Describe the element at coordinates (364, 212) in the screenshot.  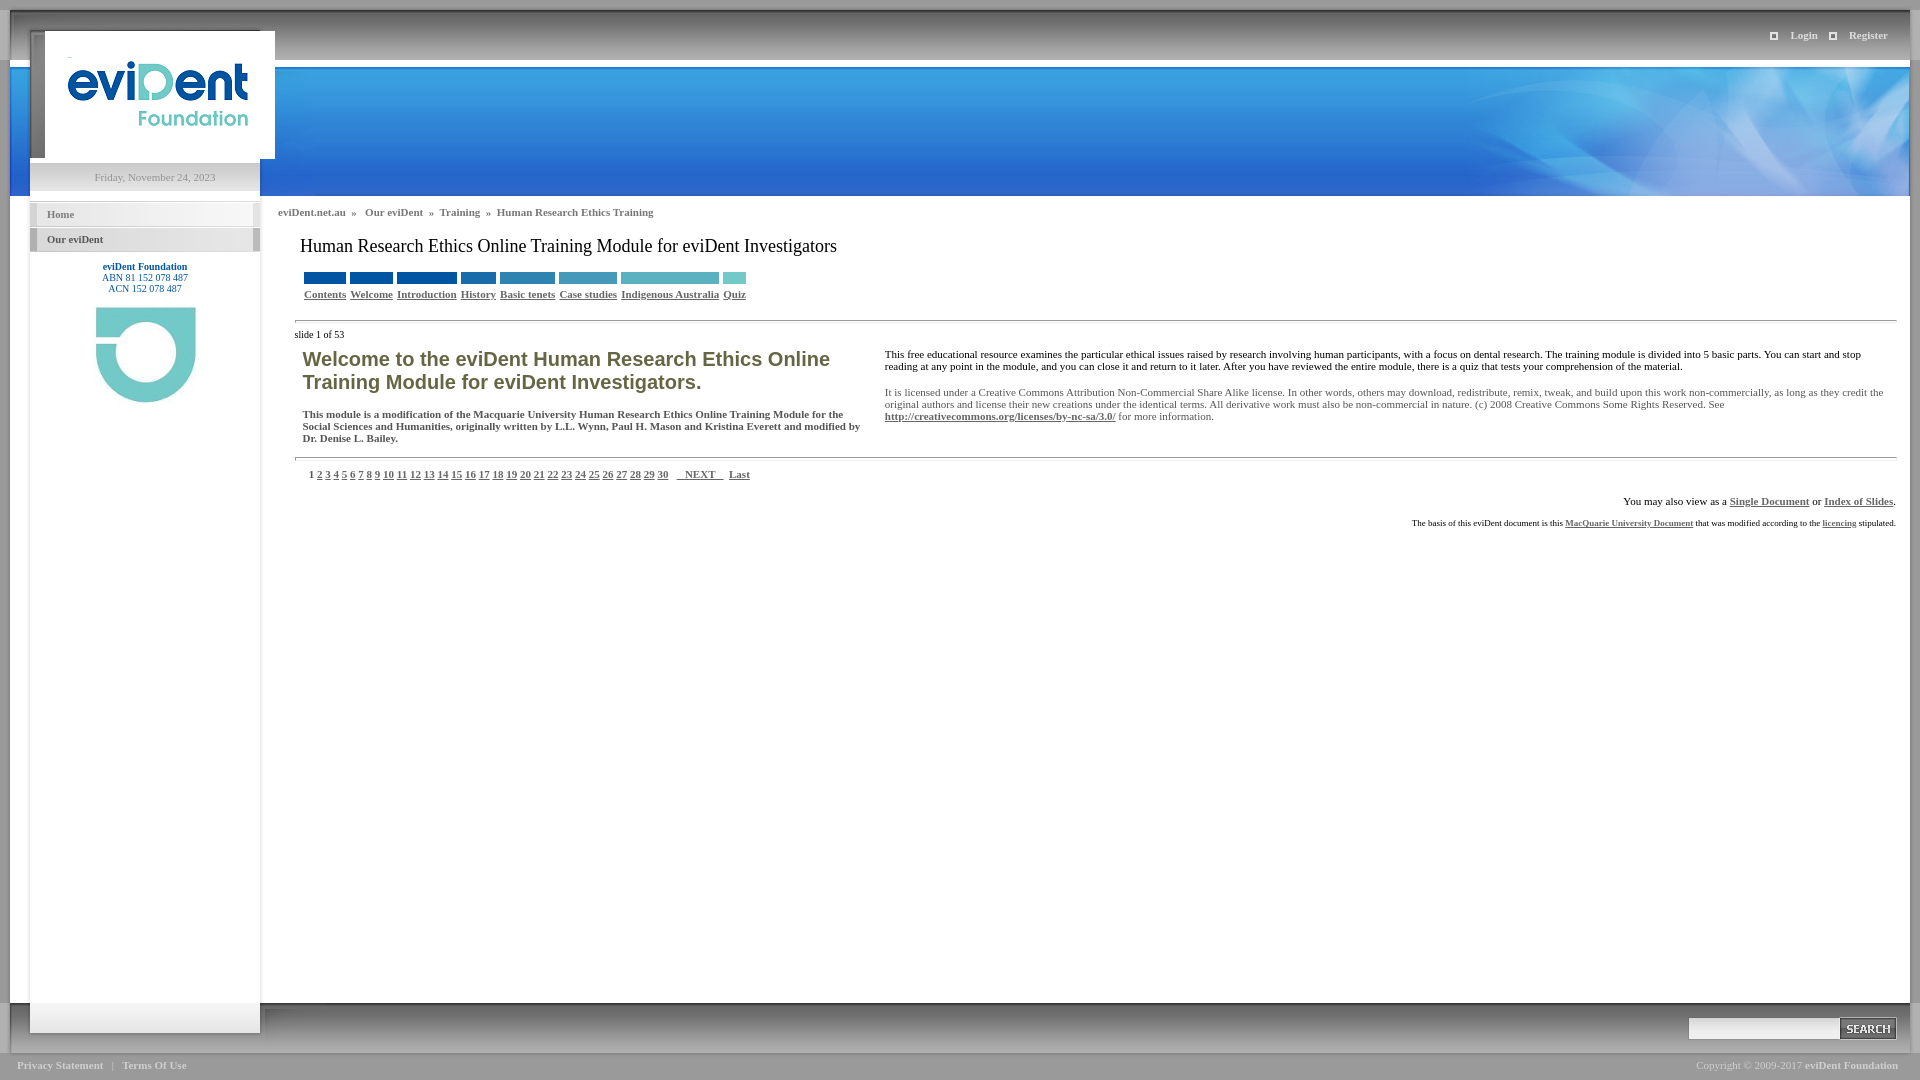
I see `'Our eviDent'` at that location.